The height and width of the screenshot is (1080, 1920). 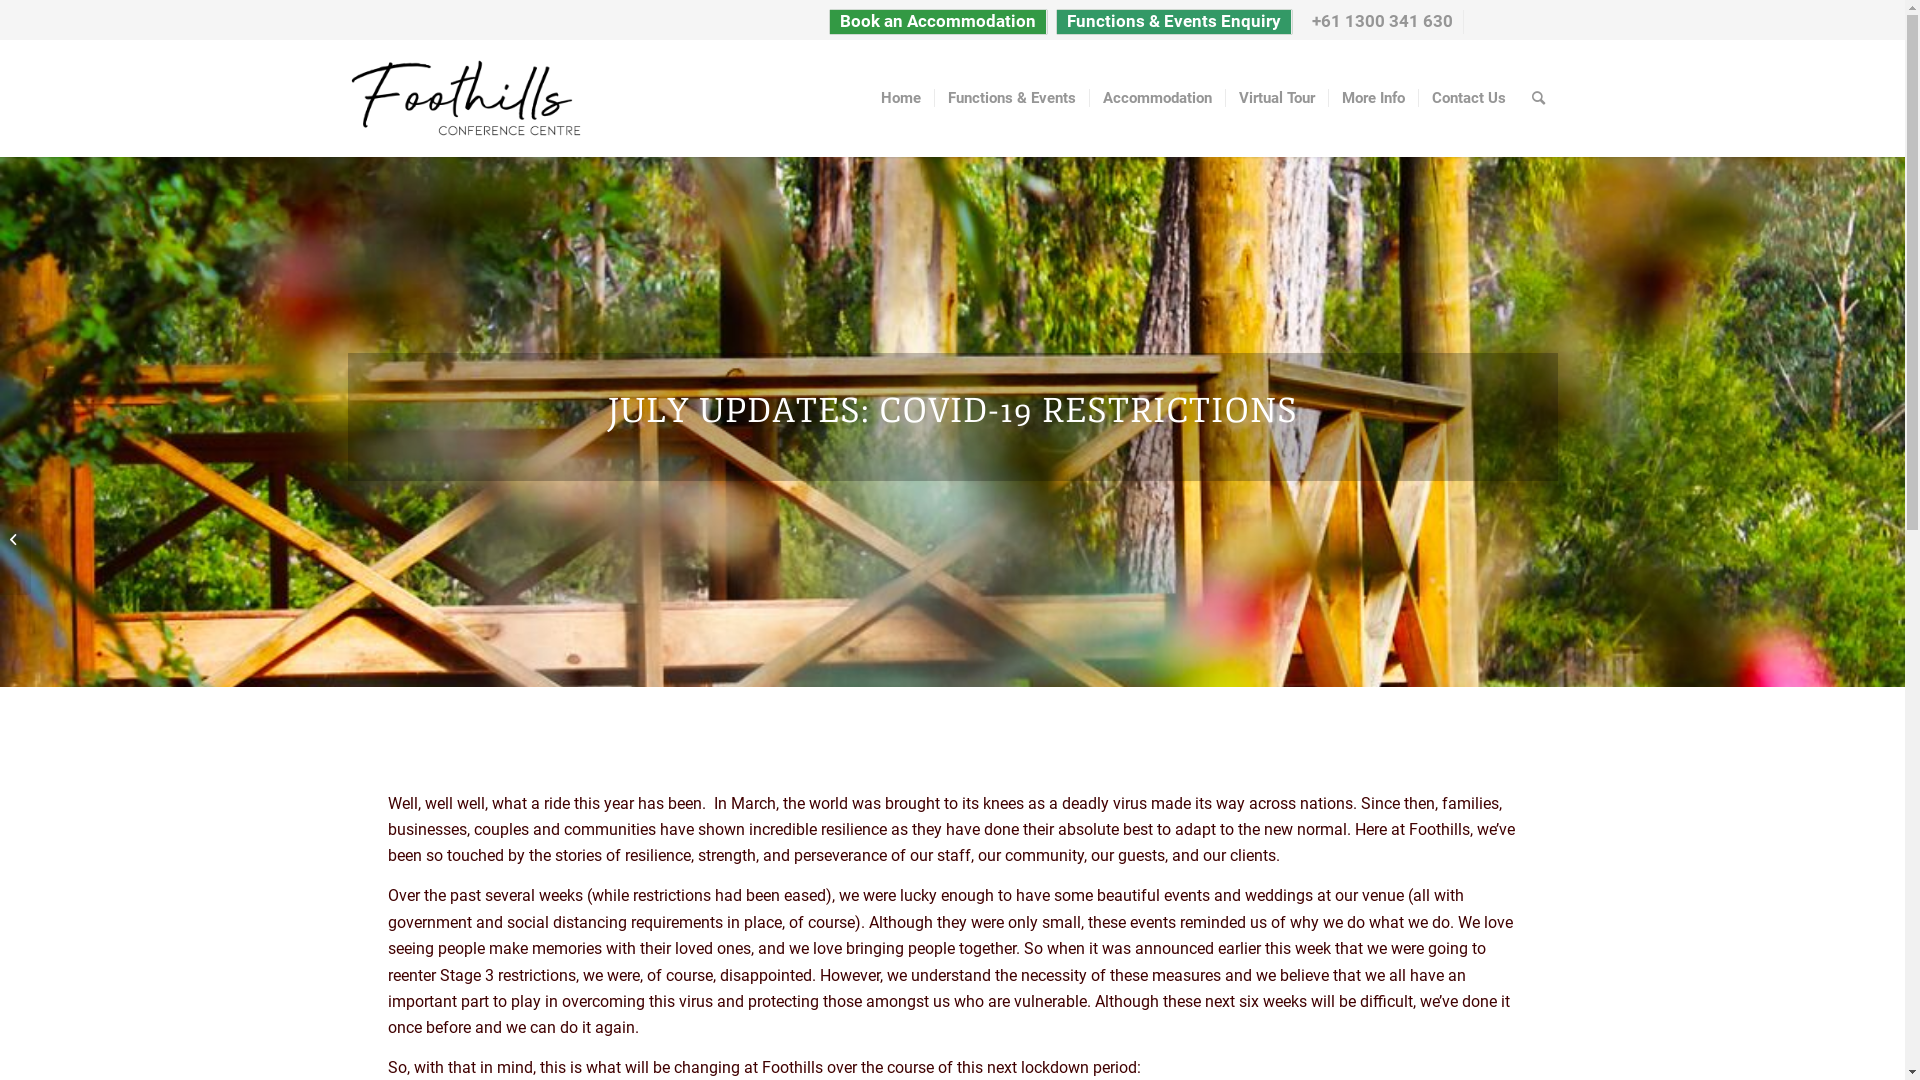 I want to click on 'Book an Accommodation', so click(x=936, y=22).